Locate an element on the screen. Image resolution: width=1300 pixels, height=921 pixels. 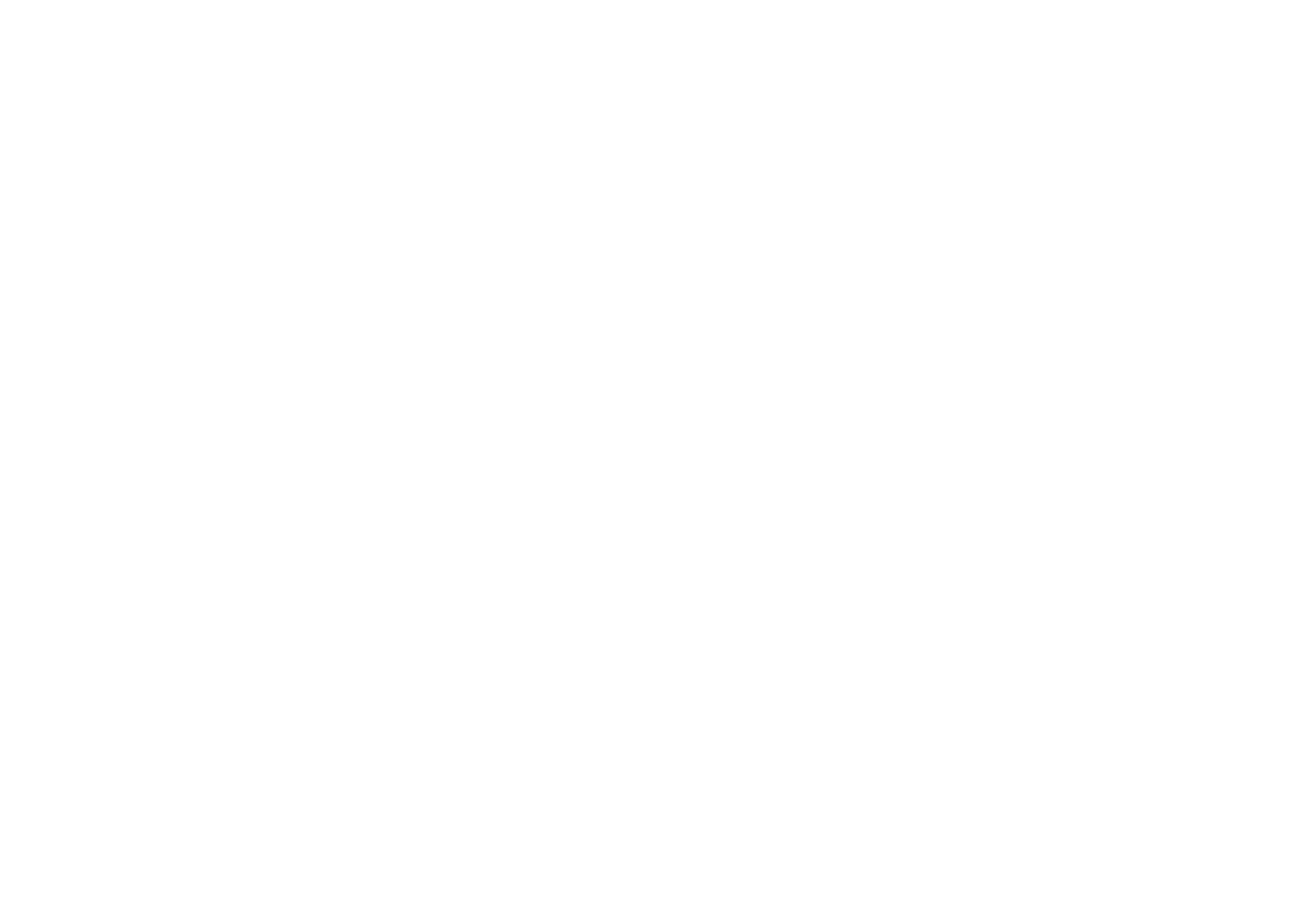
'Consulate of Luxembourg in Montreal, Canada' is located at coordinates (370, 51).